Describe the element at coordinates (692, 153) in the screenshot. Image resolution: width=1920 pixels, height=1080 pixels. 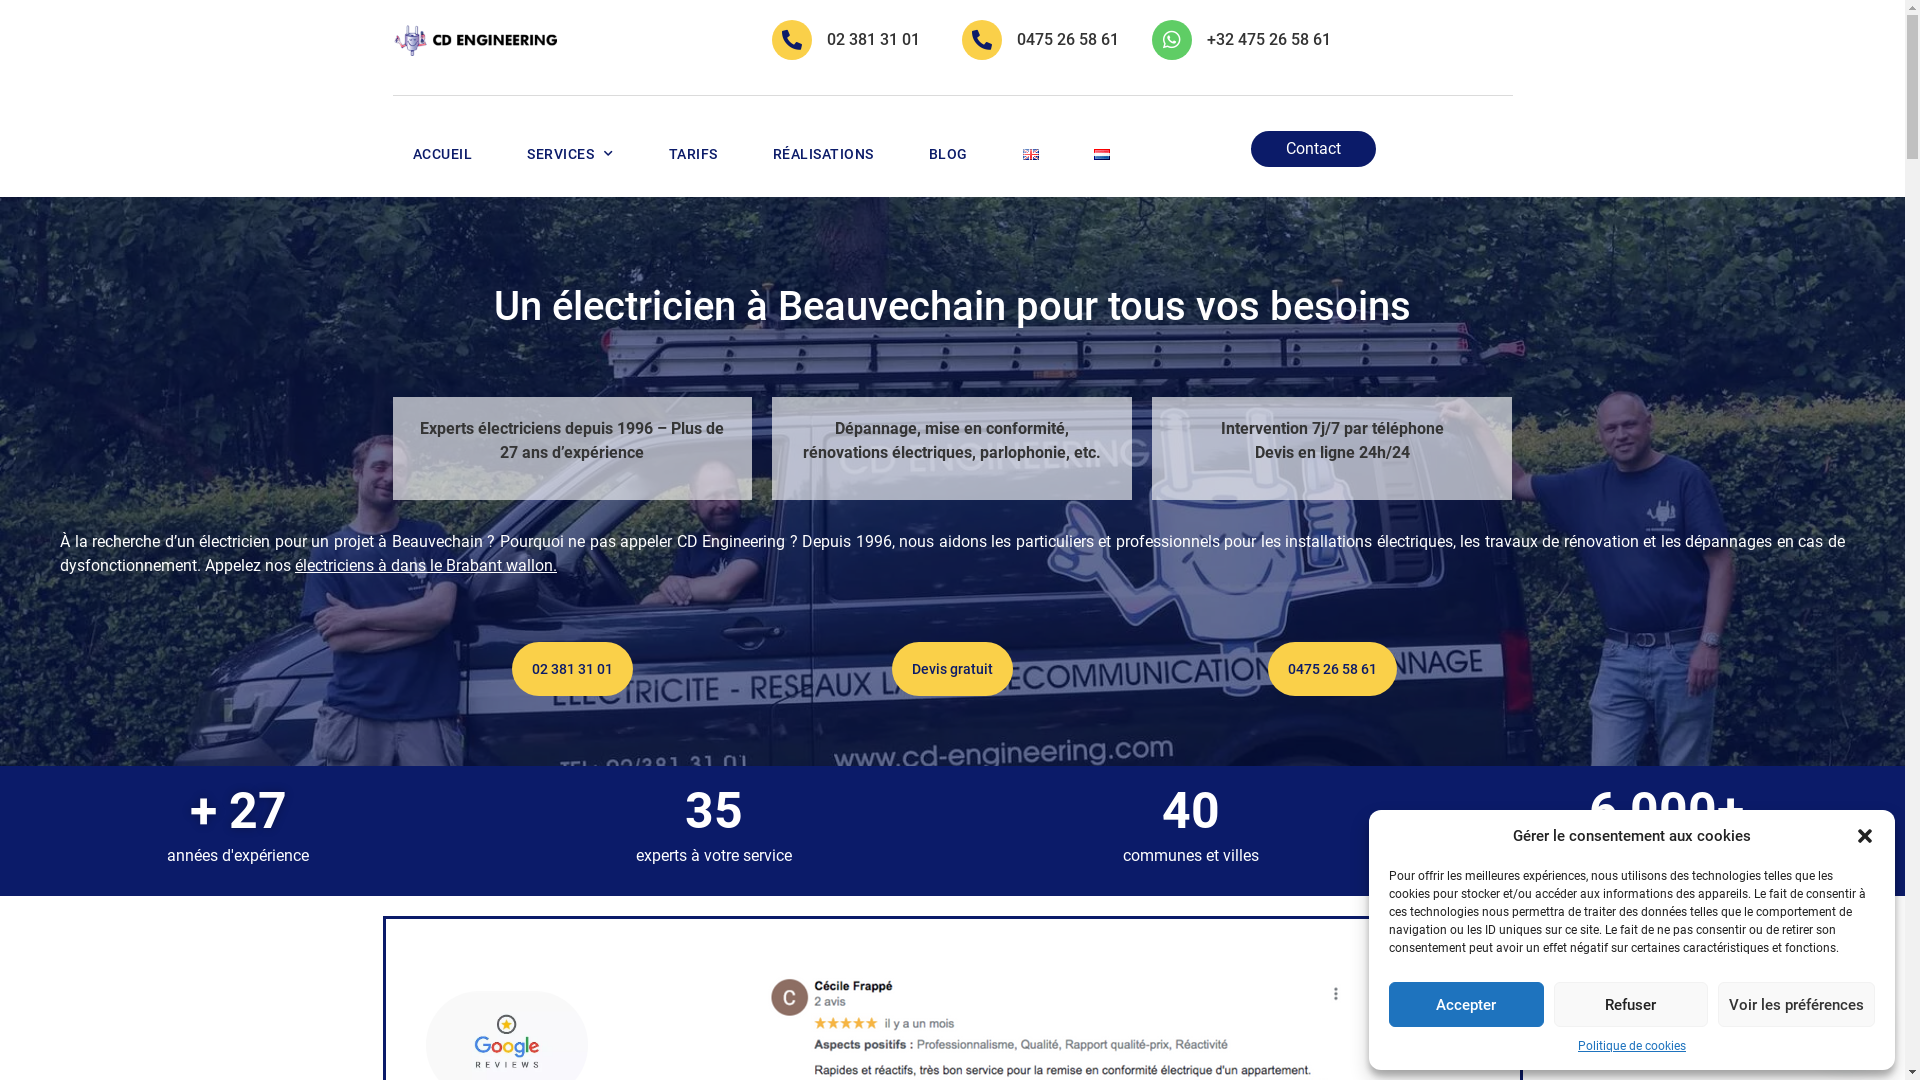
I see `'TARIFS'` at that location.